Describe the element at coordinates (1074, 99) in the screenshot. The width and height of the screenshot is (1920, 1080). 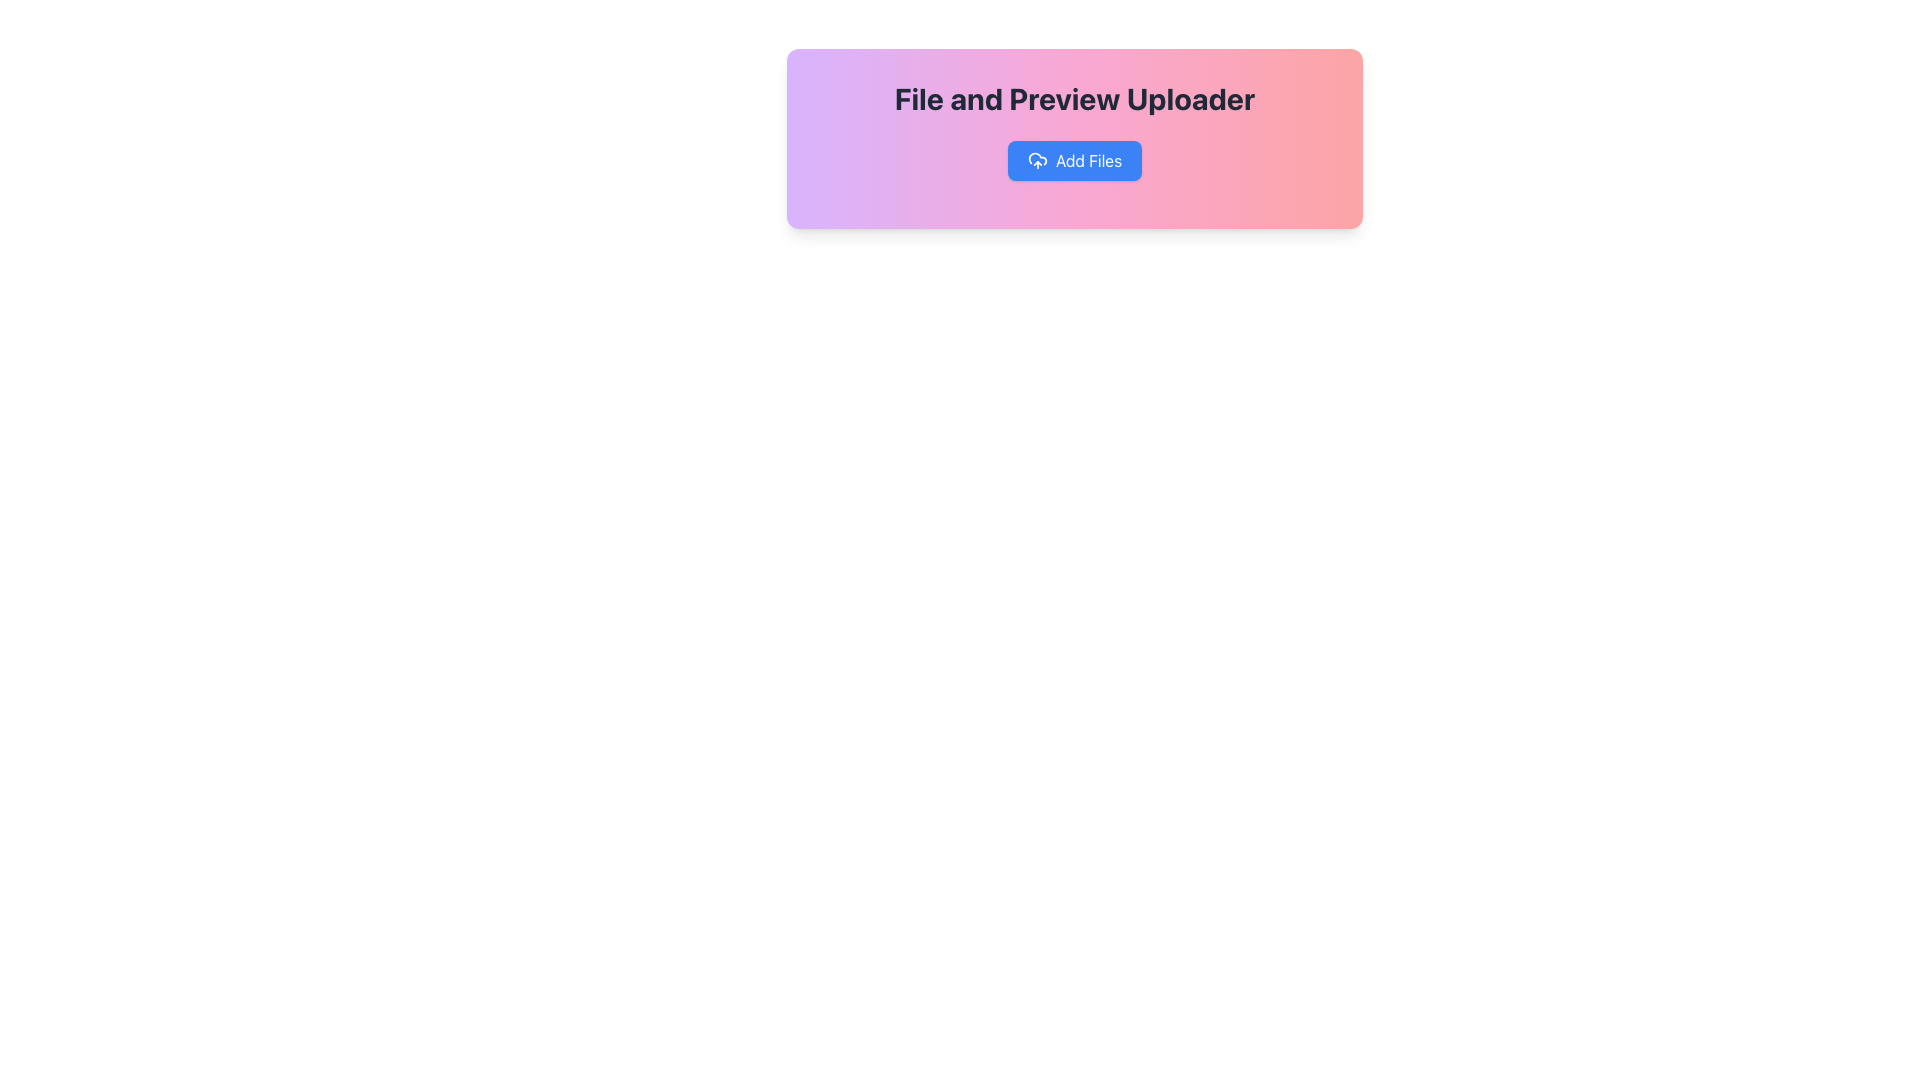
I see `the centered text header labeled 'File and Preview Uploader', which is styled in a large, bold font with a dark gray color and is positioned over a gradient background` at that location.